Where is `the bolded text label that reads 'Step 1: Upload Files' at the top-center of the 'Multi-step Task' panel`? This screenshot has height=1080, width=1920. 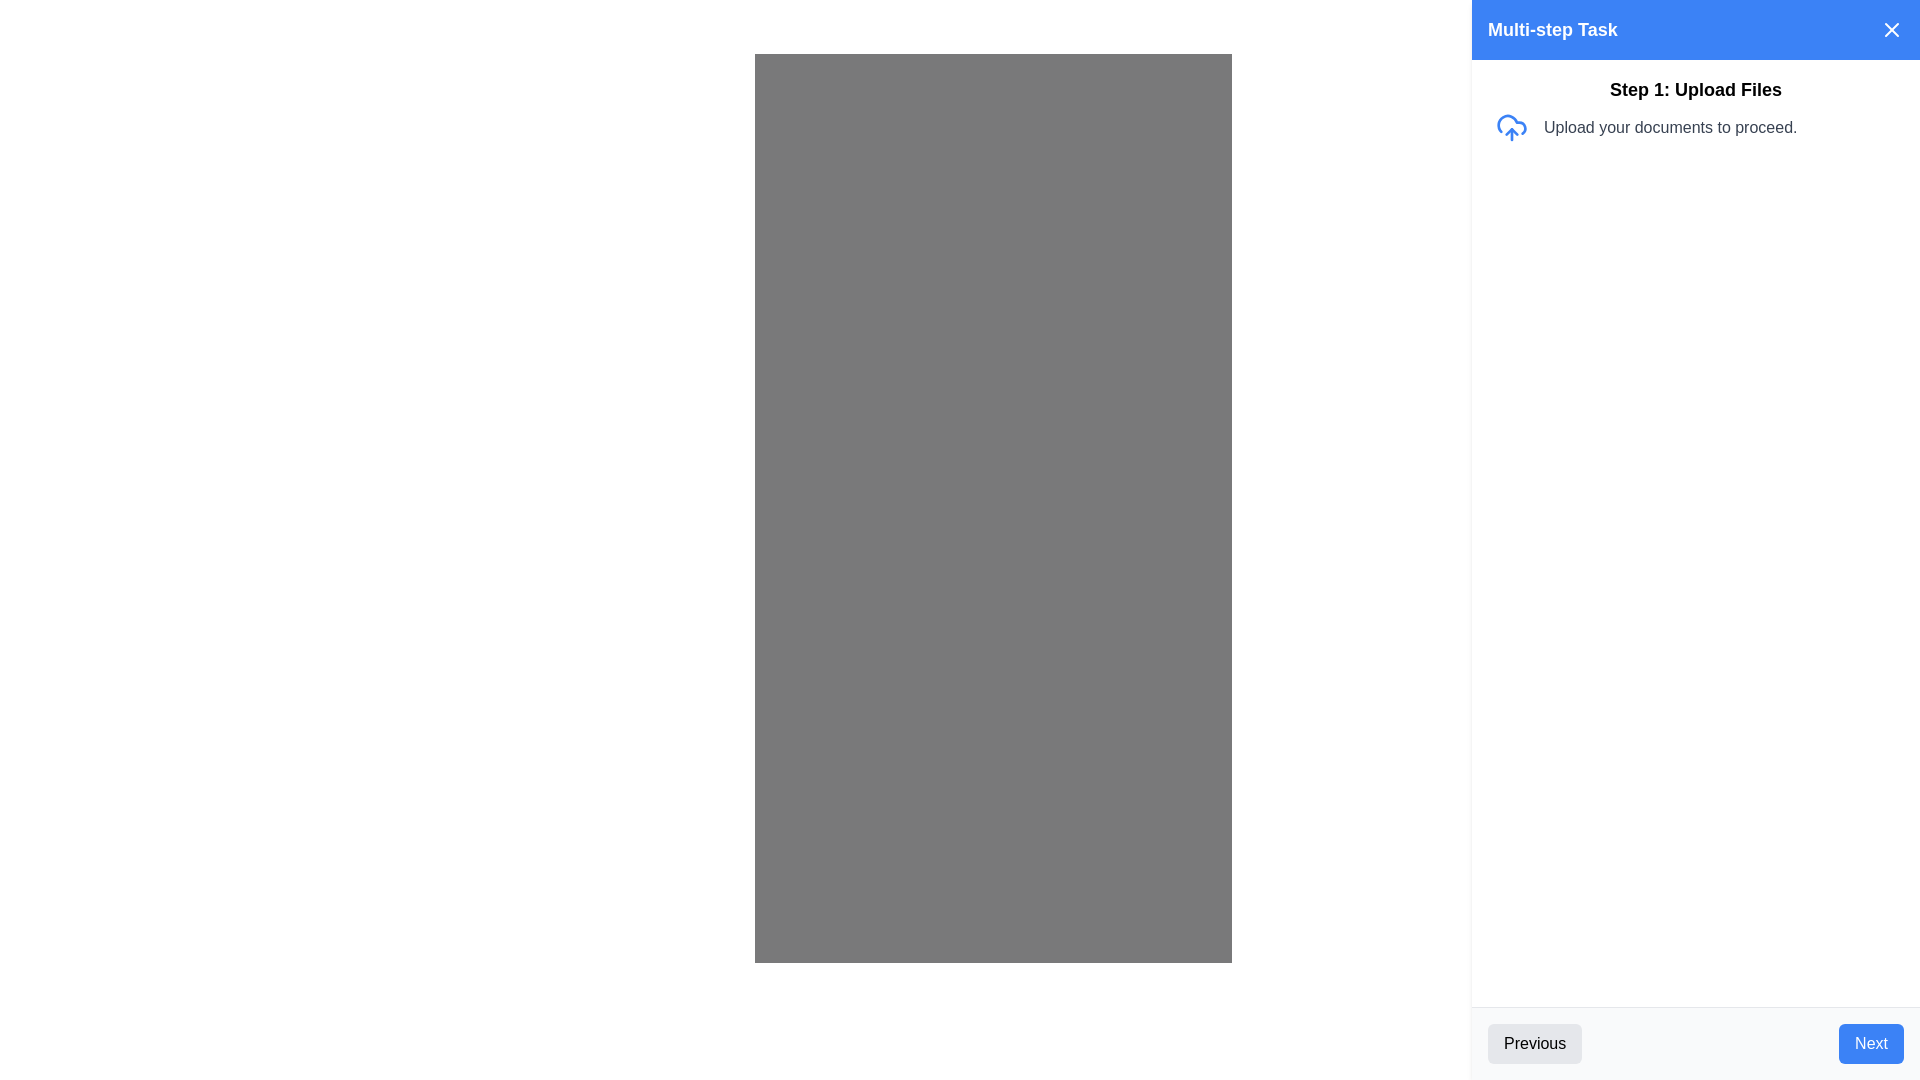 the bolded text label that reads 'Step 1: Upload Files' at the top-center of the 'Multi-step Task' panel is located at coordinates (1694, 88).